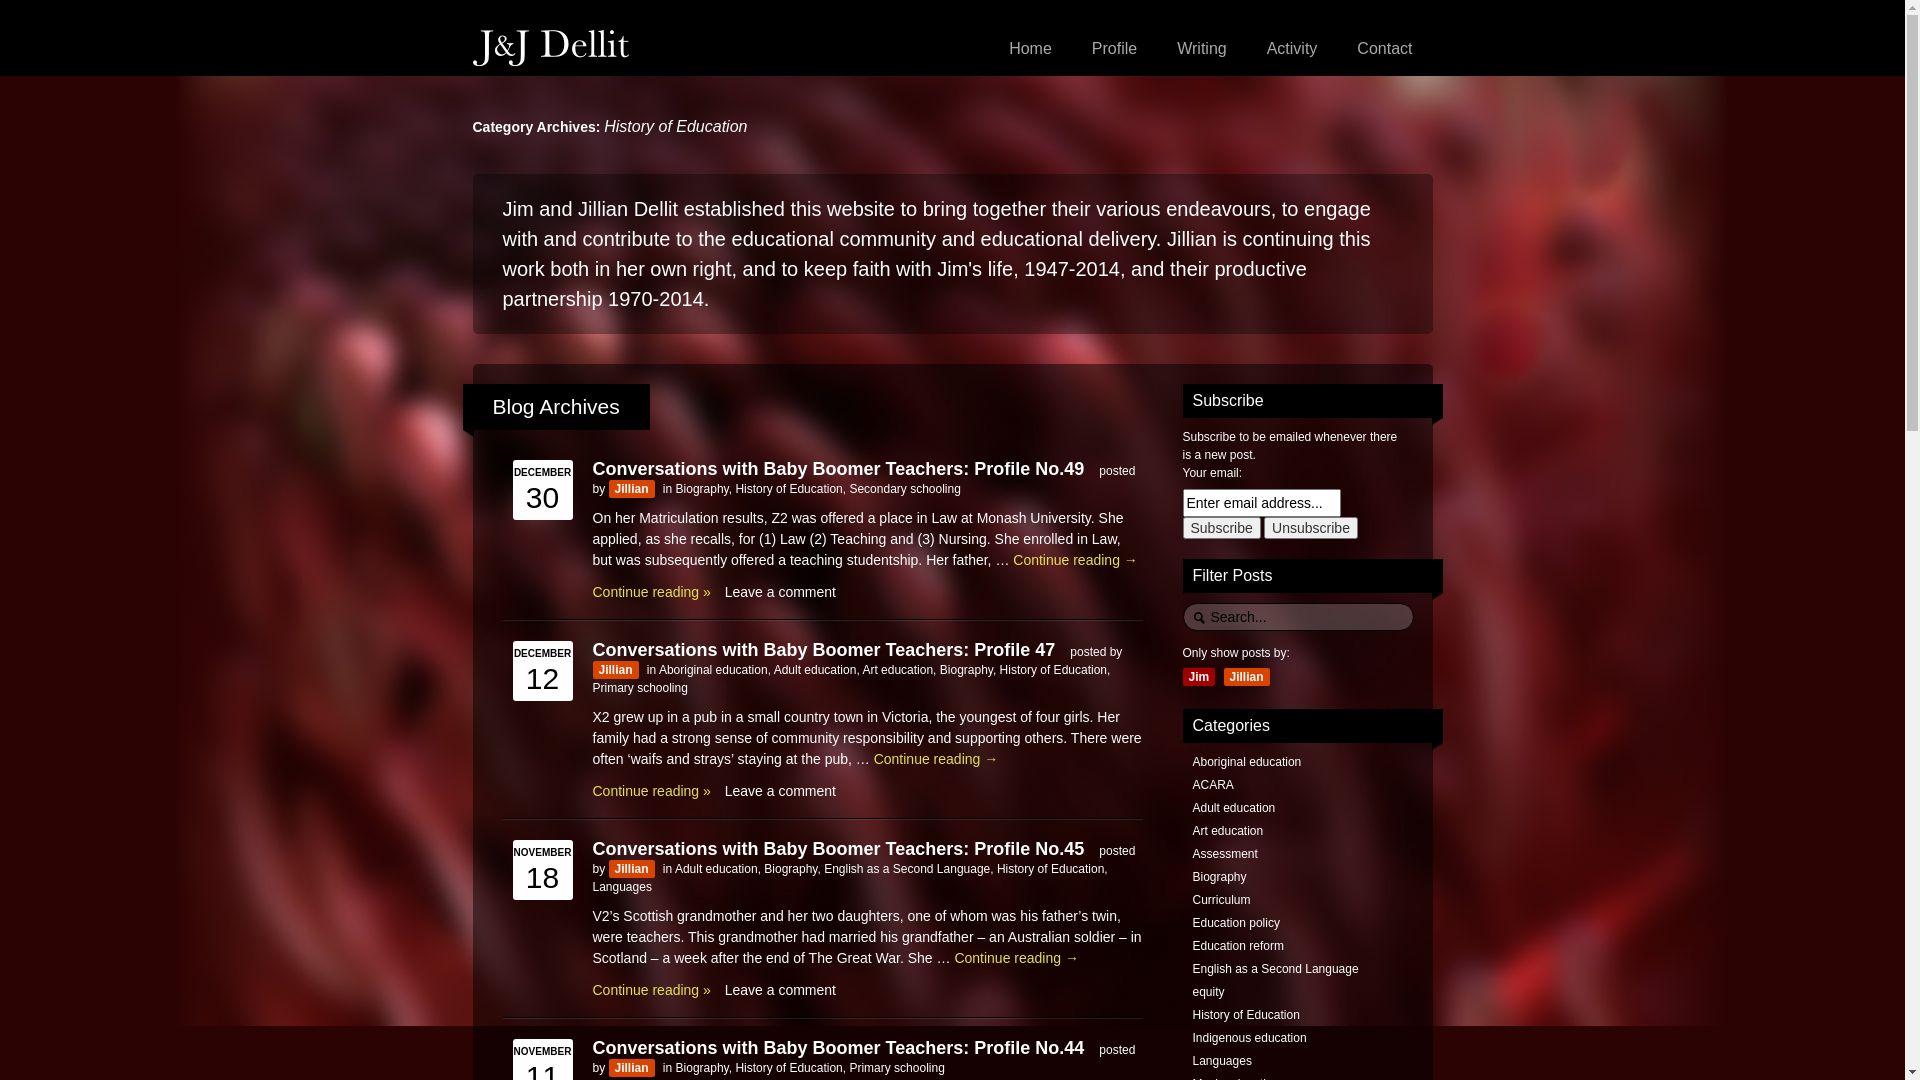 Image resolution: width=1920 pixels, height=1080 pixels. Describe the element at coordinates (631, 489) in the screenshot. I see `'Jillian'` at that location.